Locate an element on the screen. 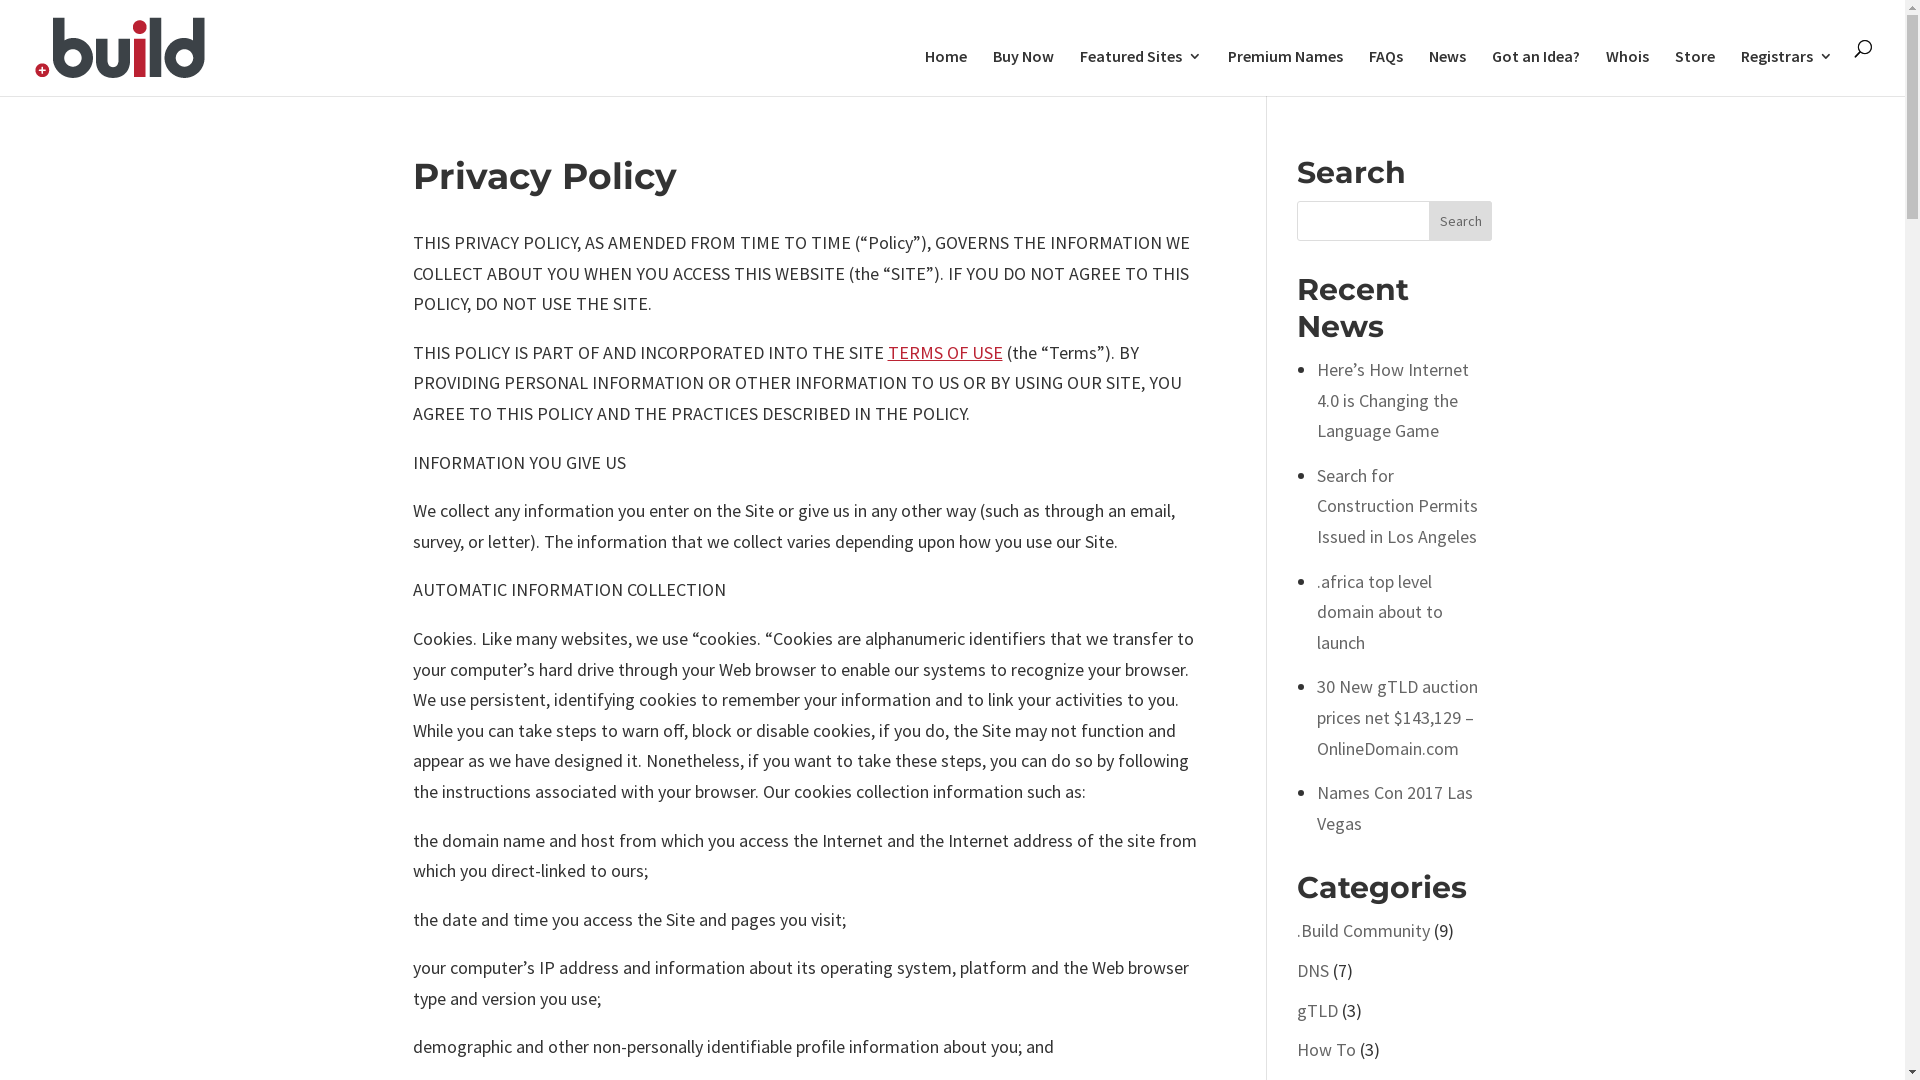  'Skip to content' is located at coordinates (0, 0).